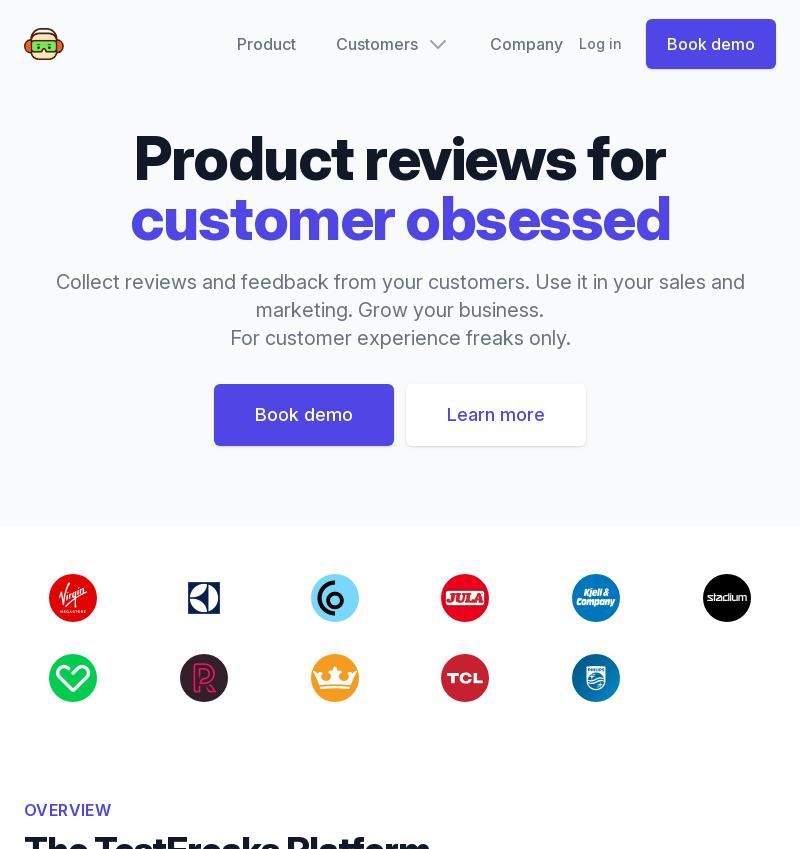  I want to click on 'Overview', so click(67, 810).